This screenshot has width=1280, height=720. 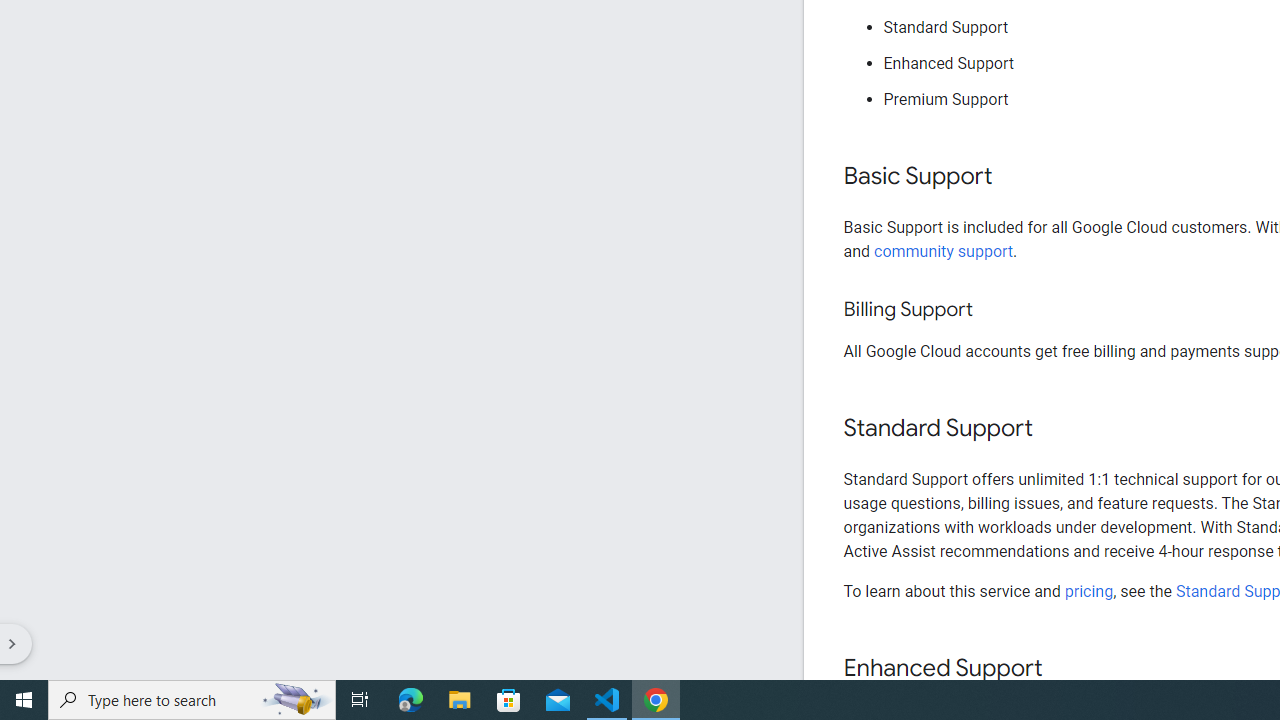 What do you see at coordinates (1087, 590) in the screenshot?
I see `'pricing'` at bounding box center [1087, 590].